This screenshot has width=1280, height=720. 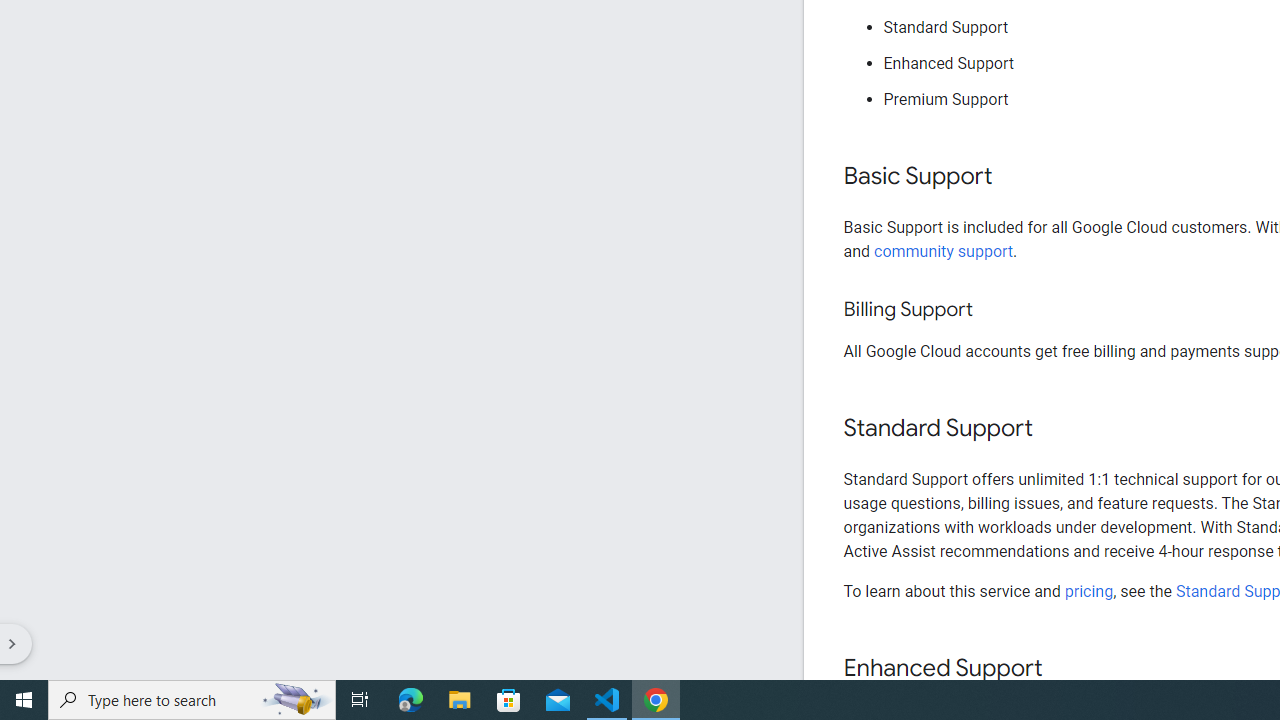 What do you see at coordinates (1087, 590) in the screenshot?
I see `'pricing'` at bounding box center [1087, 590].